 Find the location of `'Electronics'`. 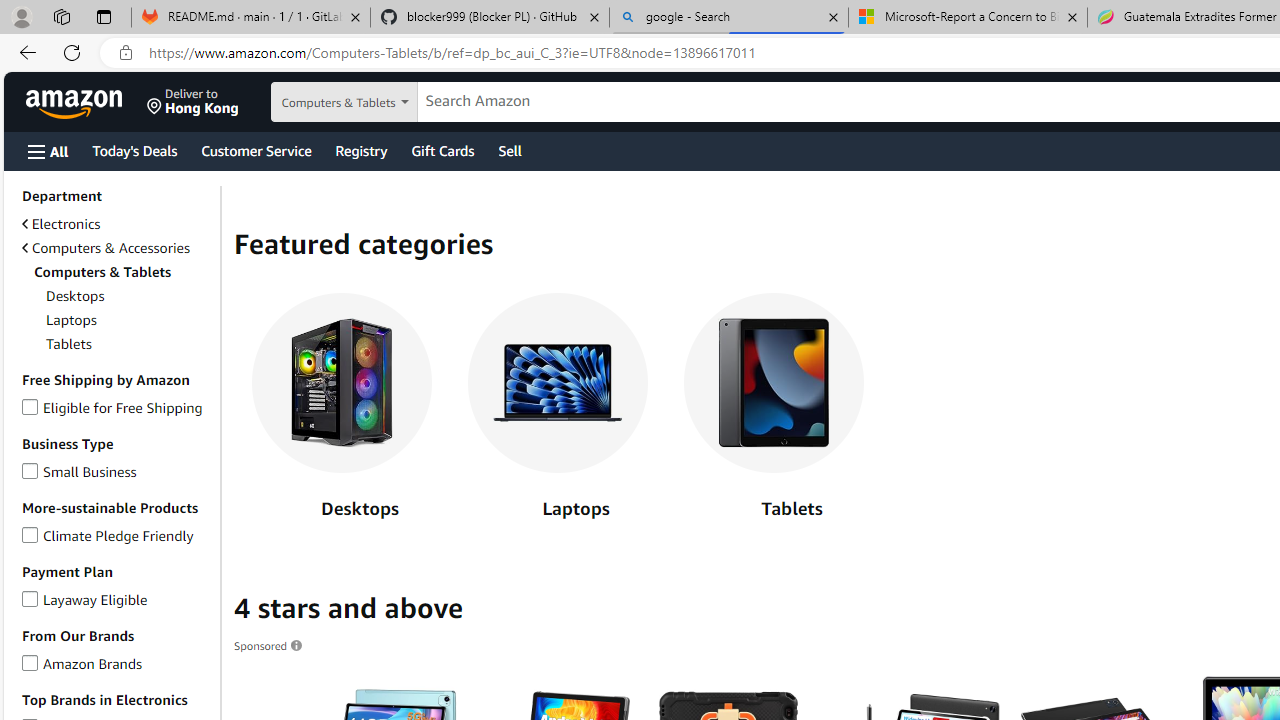

'Electronics' is located at coordinates (116, 223).